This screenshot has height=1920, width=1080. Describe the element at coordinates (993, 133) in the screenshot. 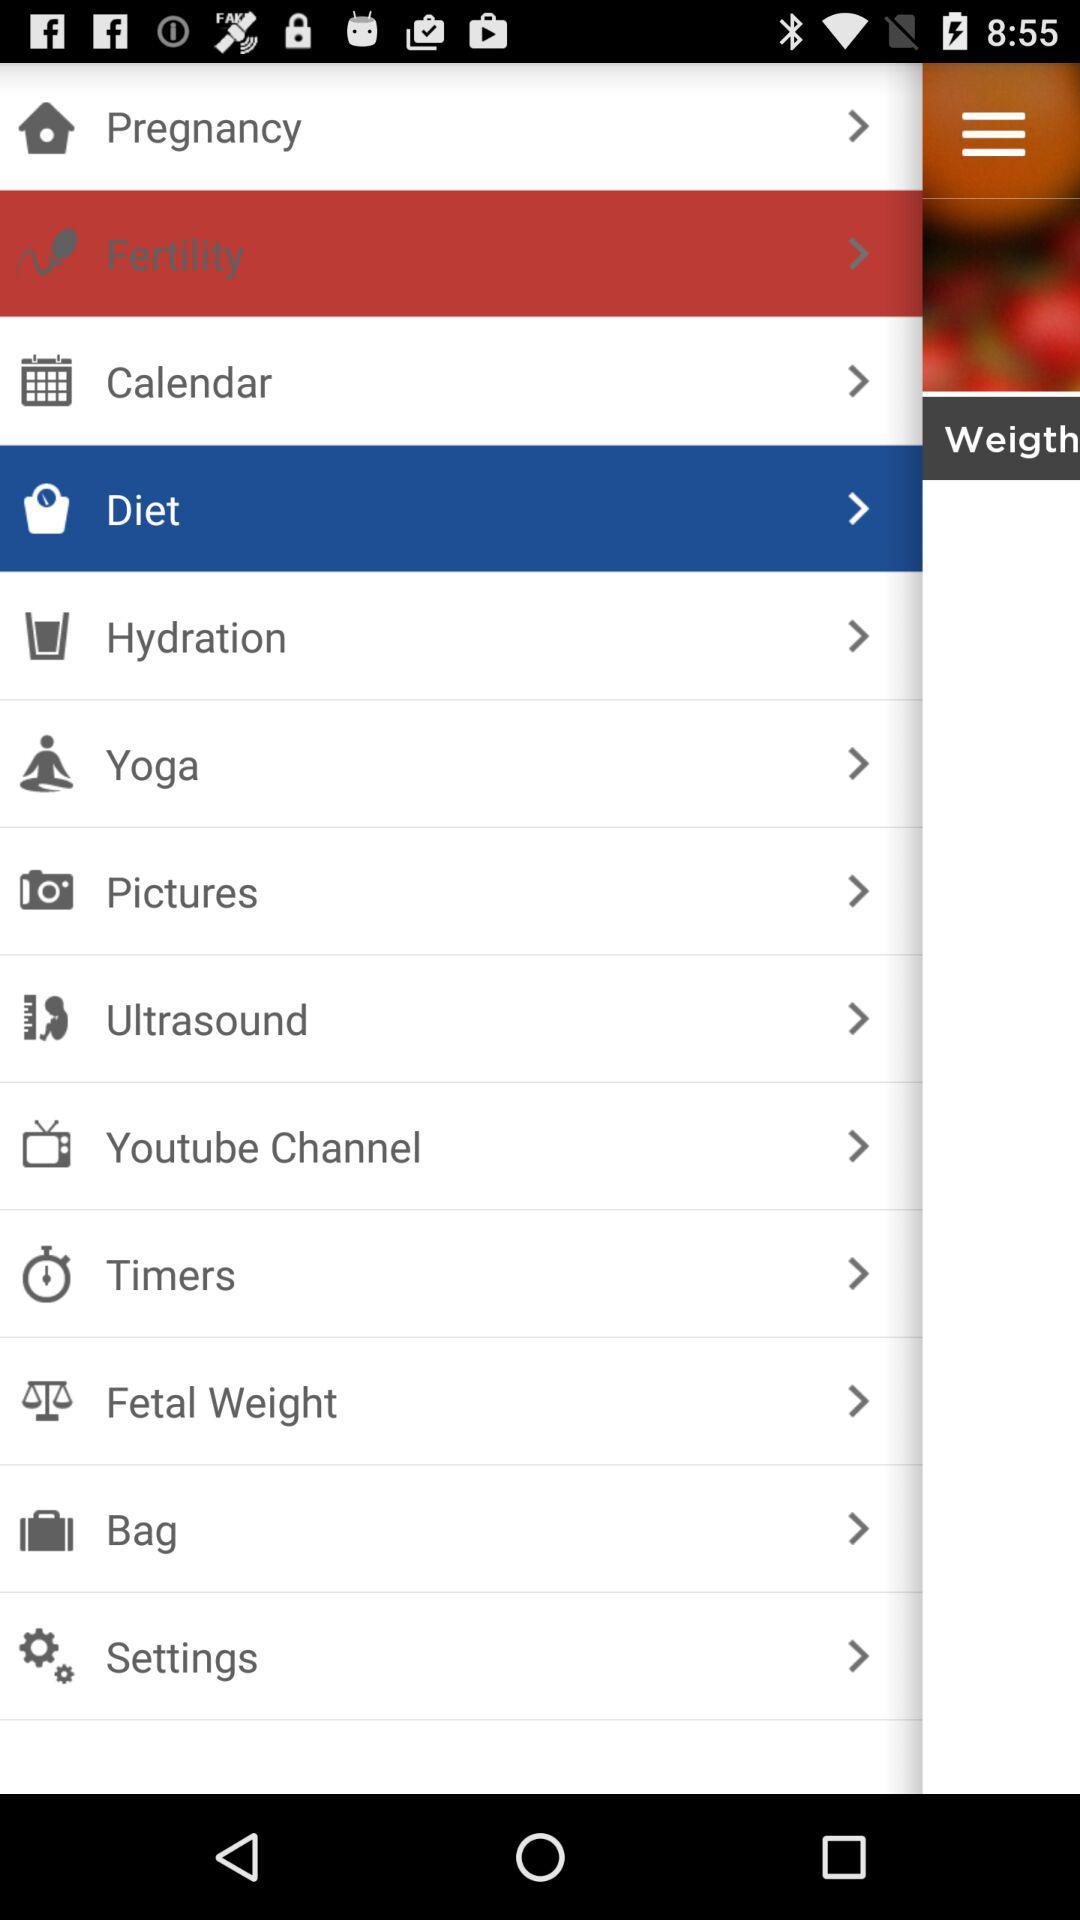

I see `main menu` at that location.